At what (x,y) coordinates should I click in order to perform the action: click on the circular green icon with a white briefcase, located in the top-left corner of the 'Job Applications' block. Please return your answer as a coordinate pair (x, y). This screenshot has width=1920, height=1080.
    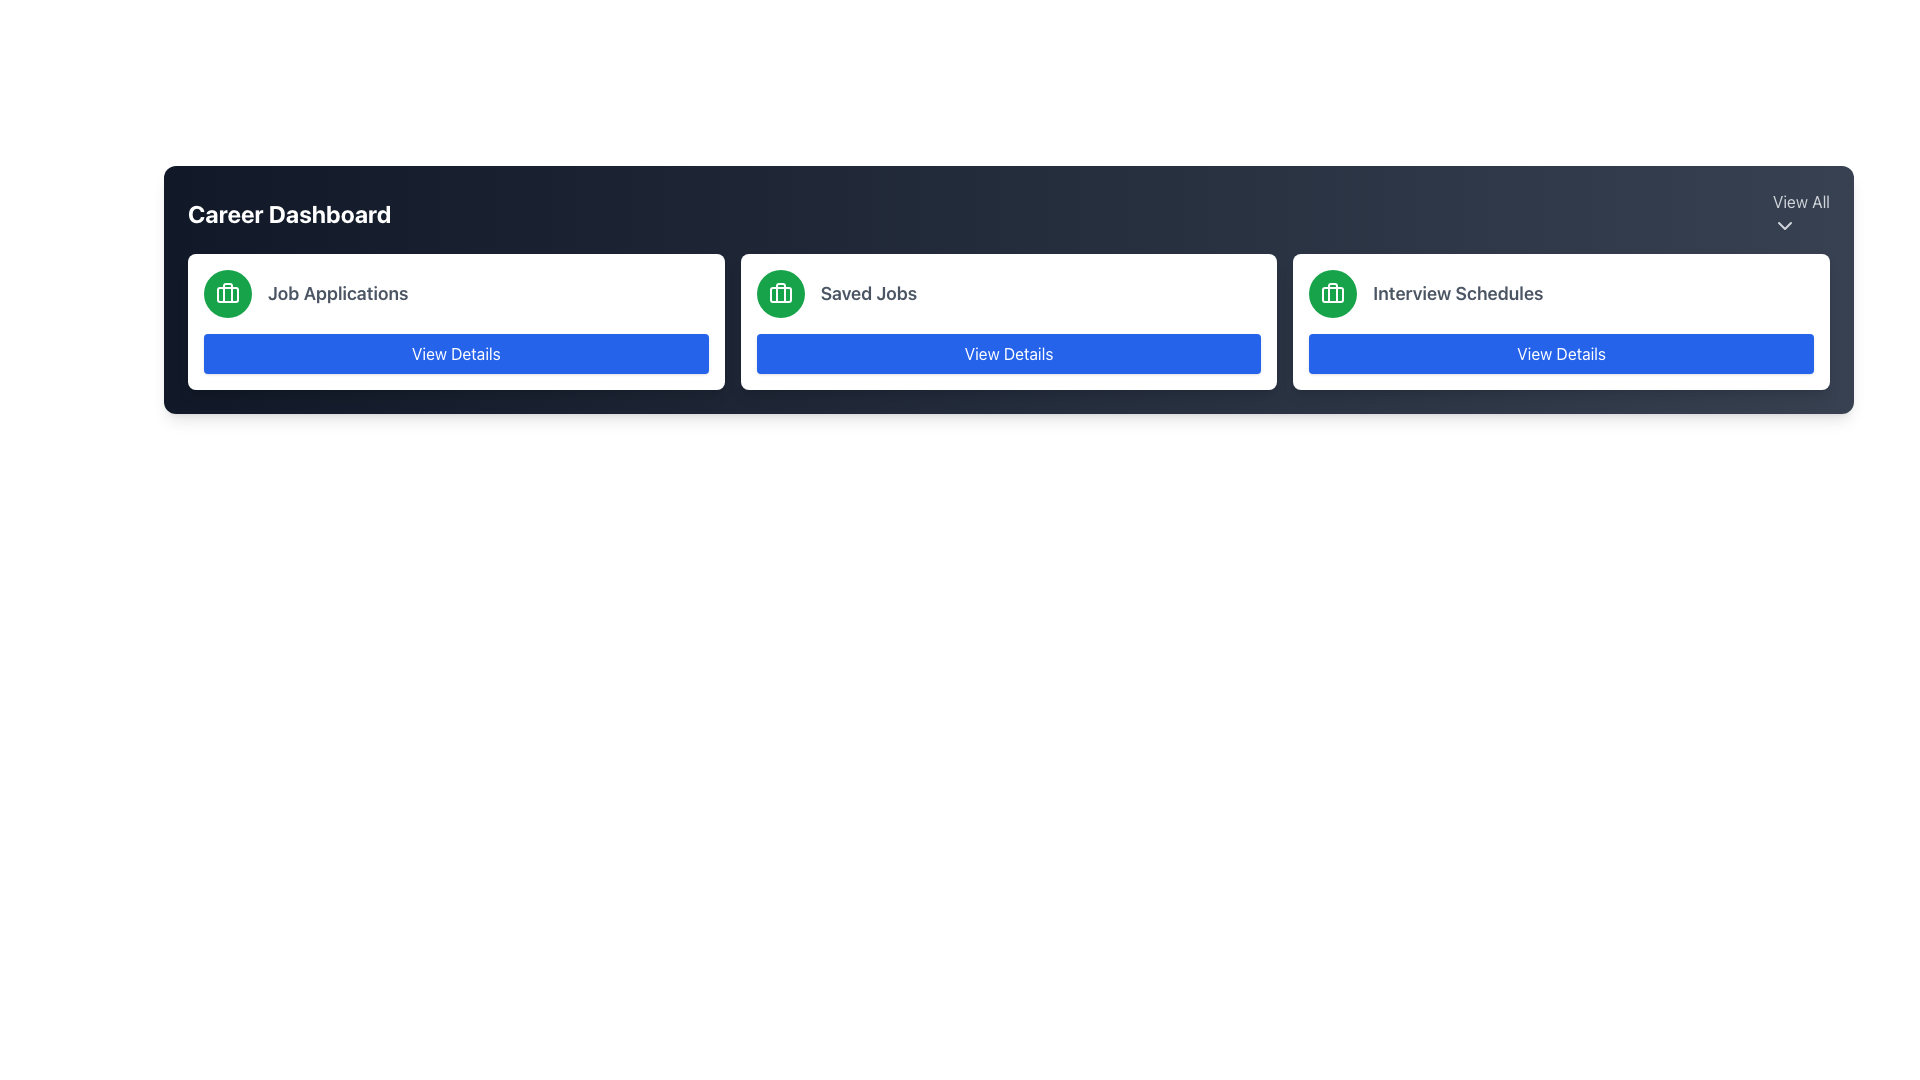
    Looking at the image, I should click on (227, 293).